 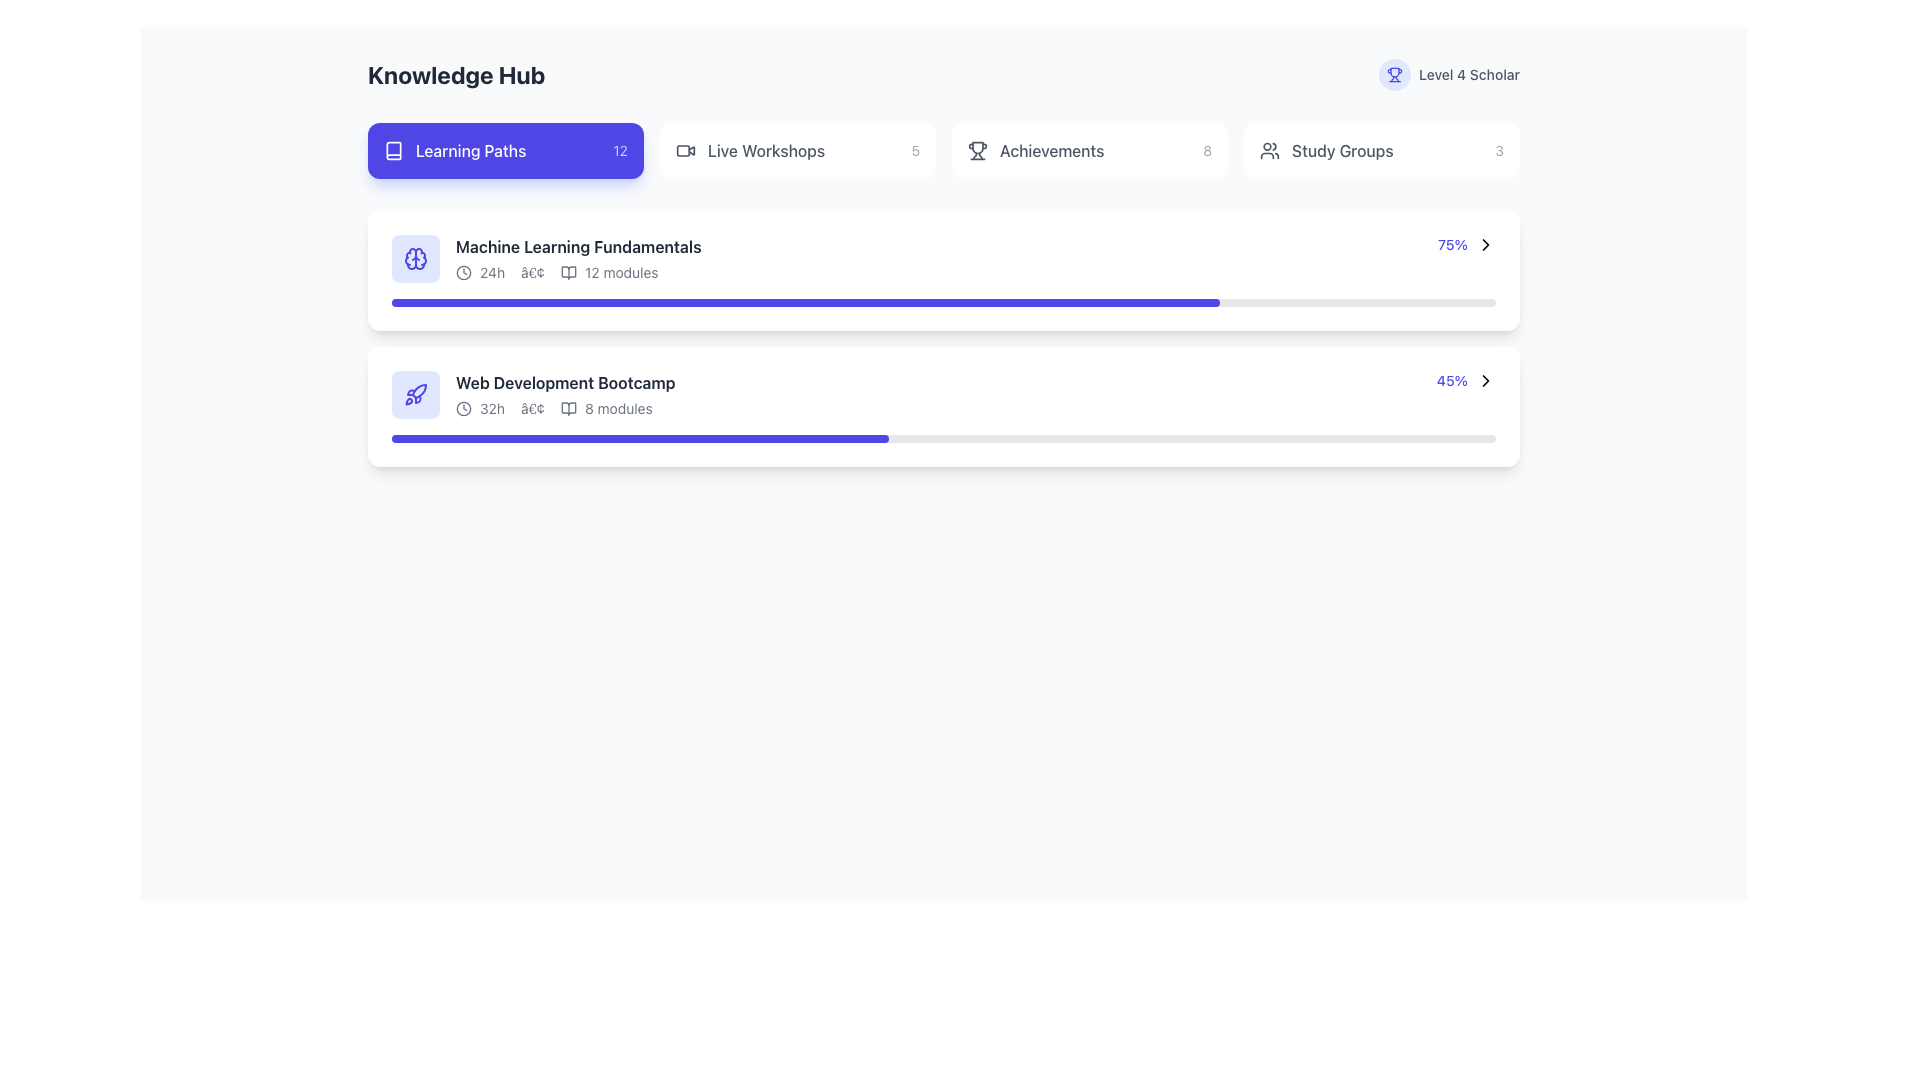 What do you see at coordinates (1088, 149) in the screenshot?
I see `the third button labeled 'Achievements' with a trophy icon` at bounding box center [1088, 149].